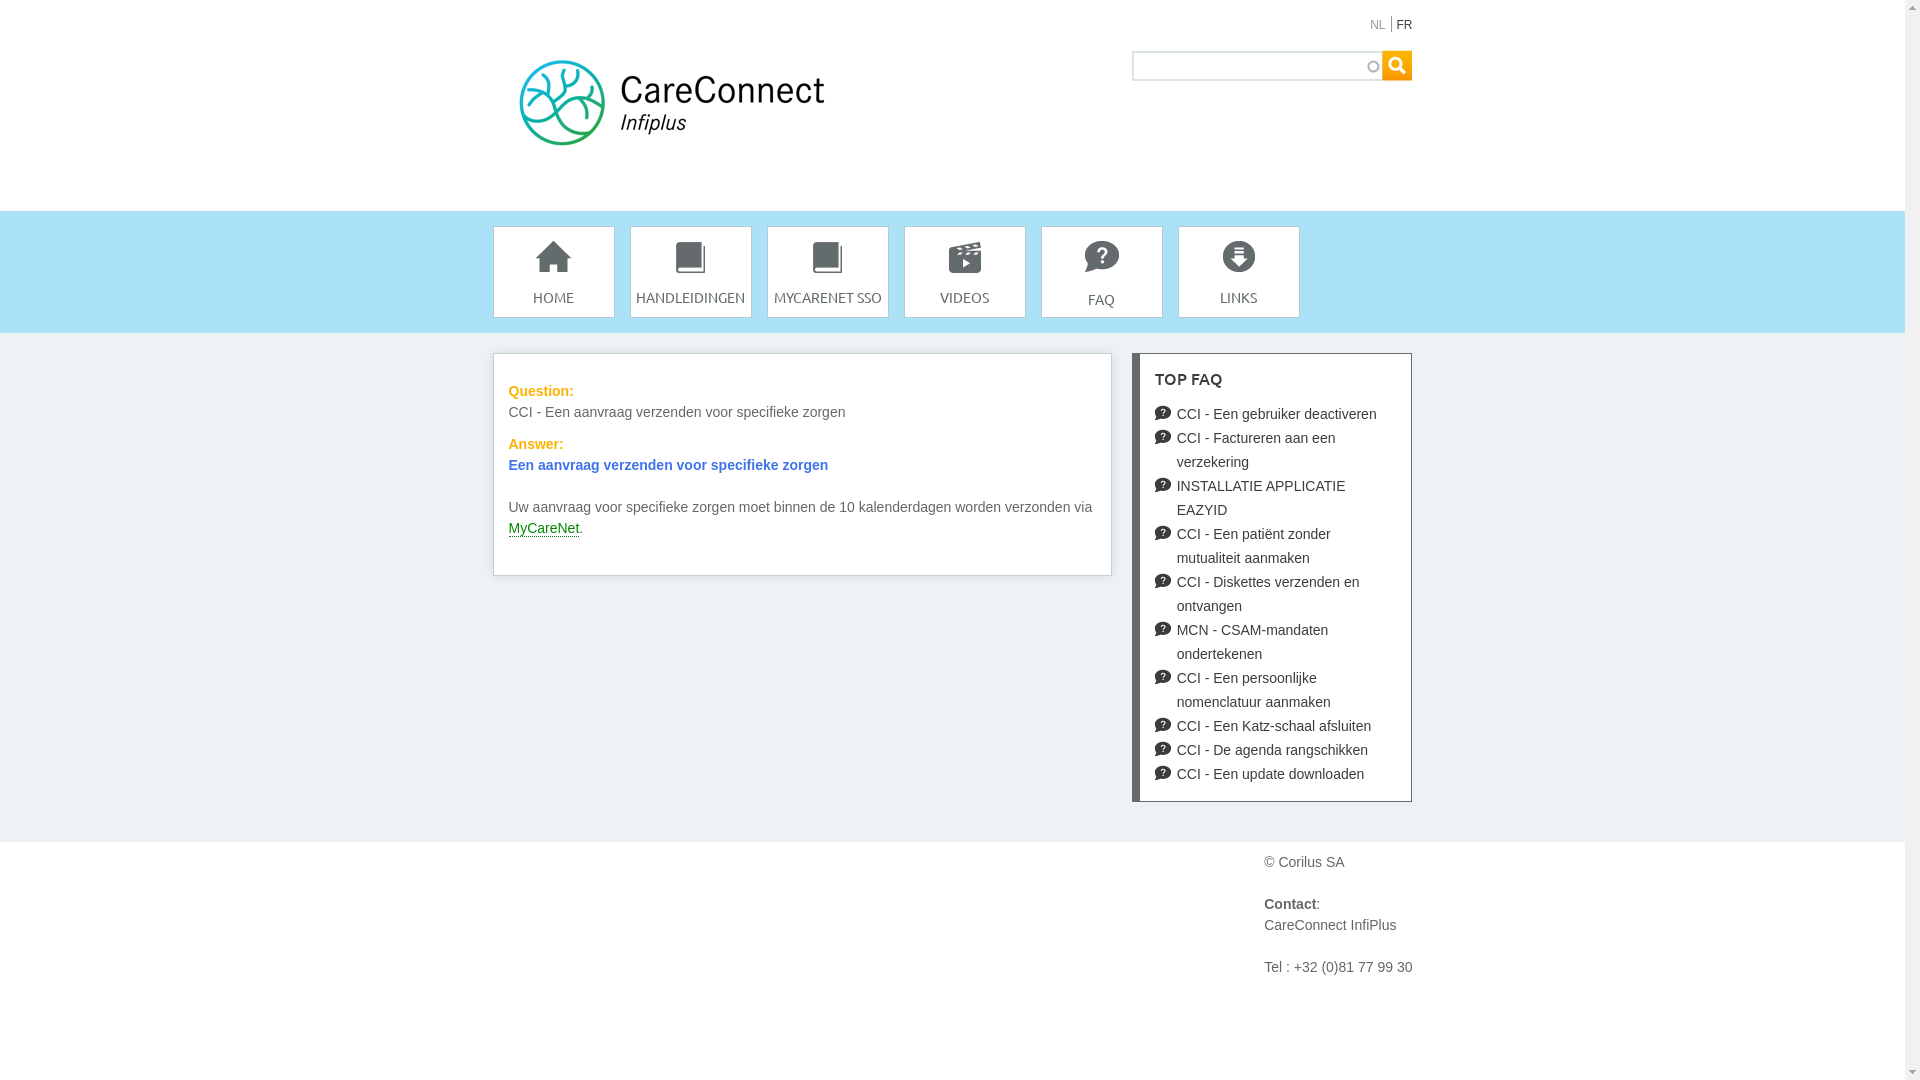 This screenshot has width=1920, height=1080. Describe the element at coordinates (1274, 641) in the screenshot. I see `'MCN - CSAM-mandaten ondertekenen'` at that location.